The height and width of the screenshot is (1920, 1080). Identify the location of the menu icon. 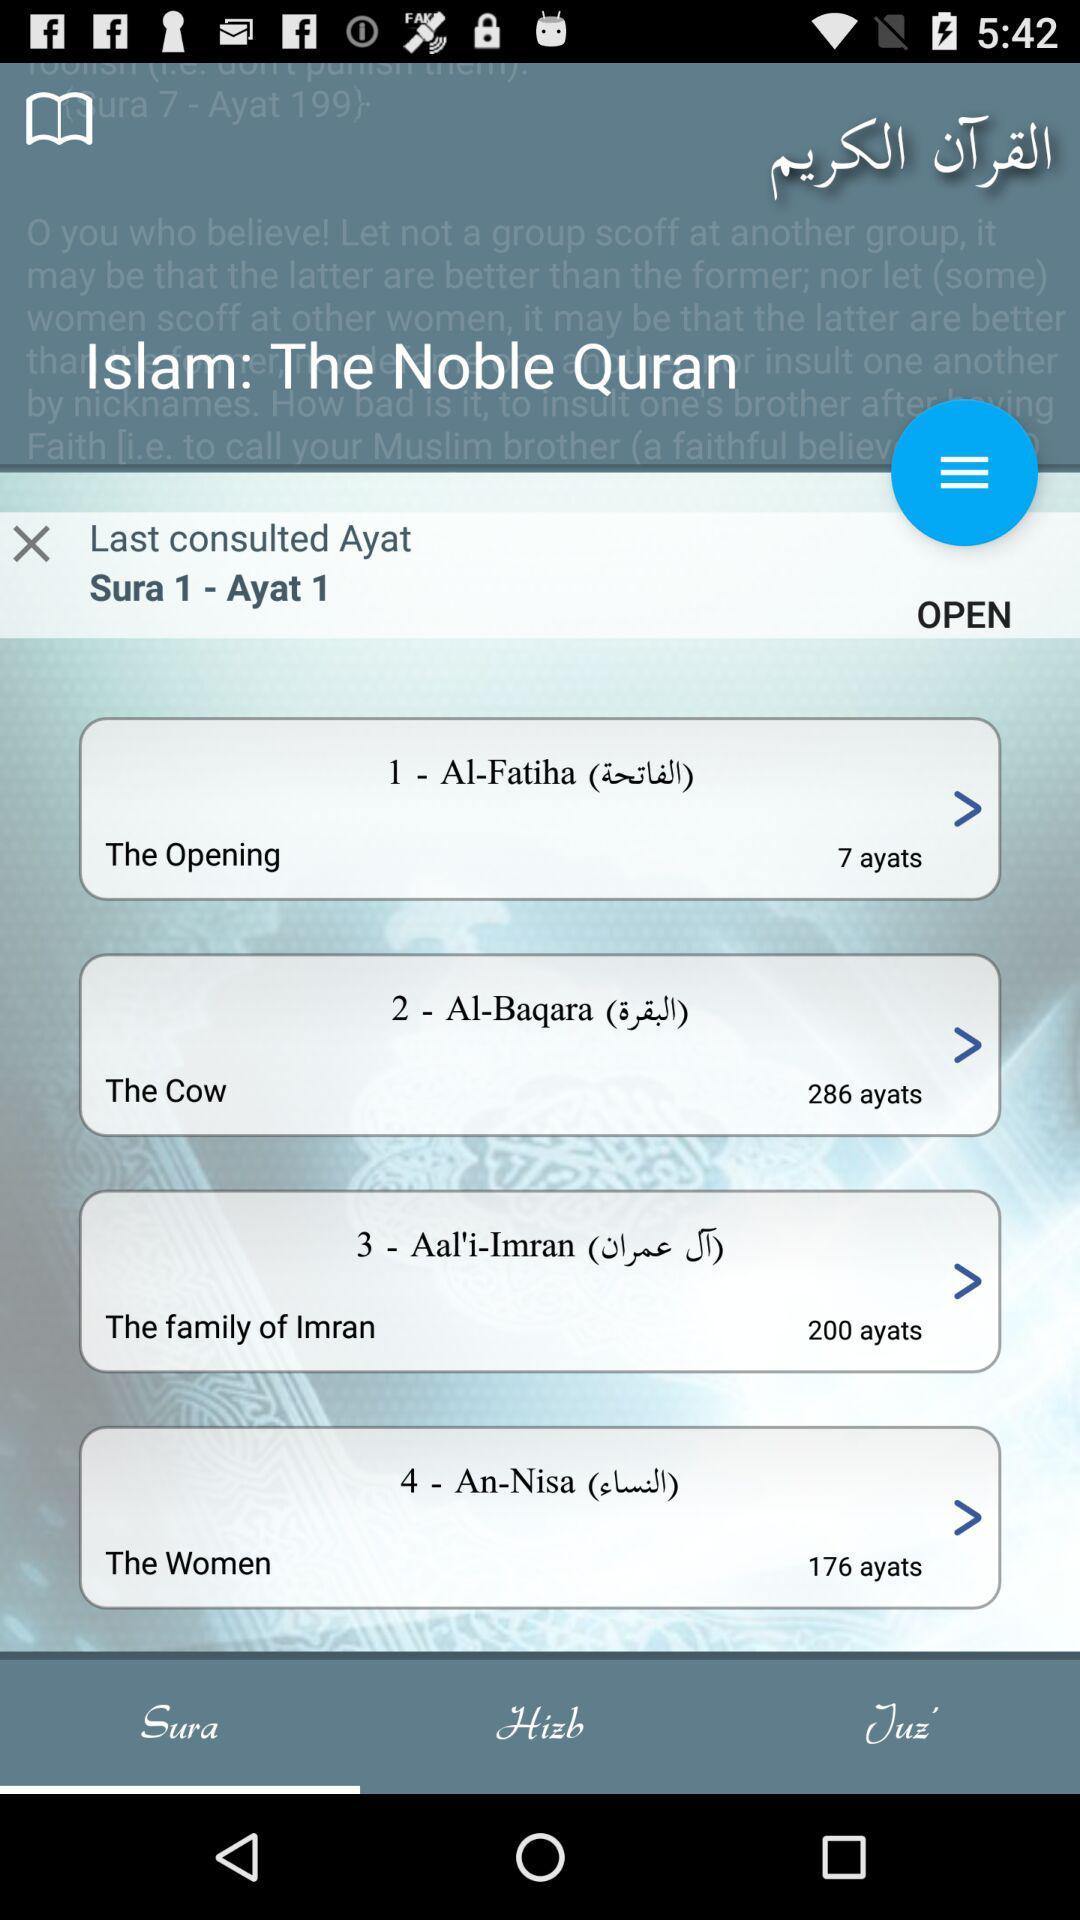
(963, 505).